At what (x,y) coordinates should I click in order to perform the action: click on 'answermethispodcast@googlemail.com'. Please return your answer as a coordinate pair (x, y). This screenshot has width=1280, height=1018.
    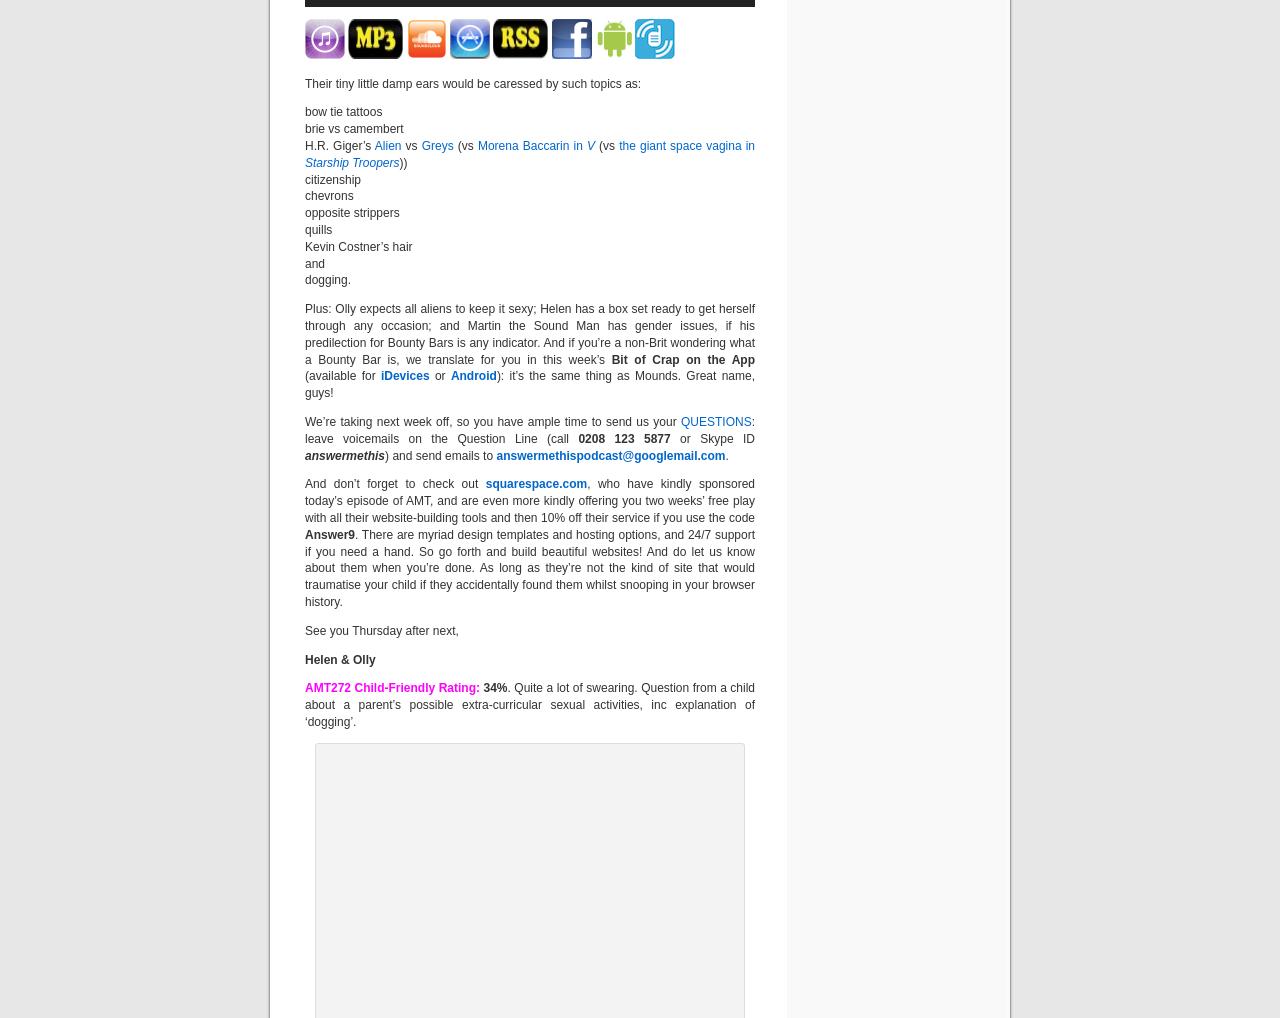
    Looking at the image, I should click on (609, 454).